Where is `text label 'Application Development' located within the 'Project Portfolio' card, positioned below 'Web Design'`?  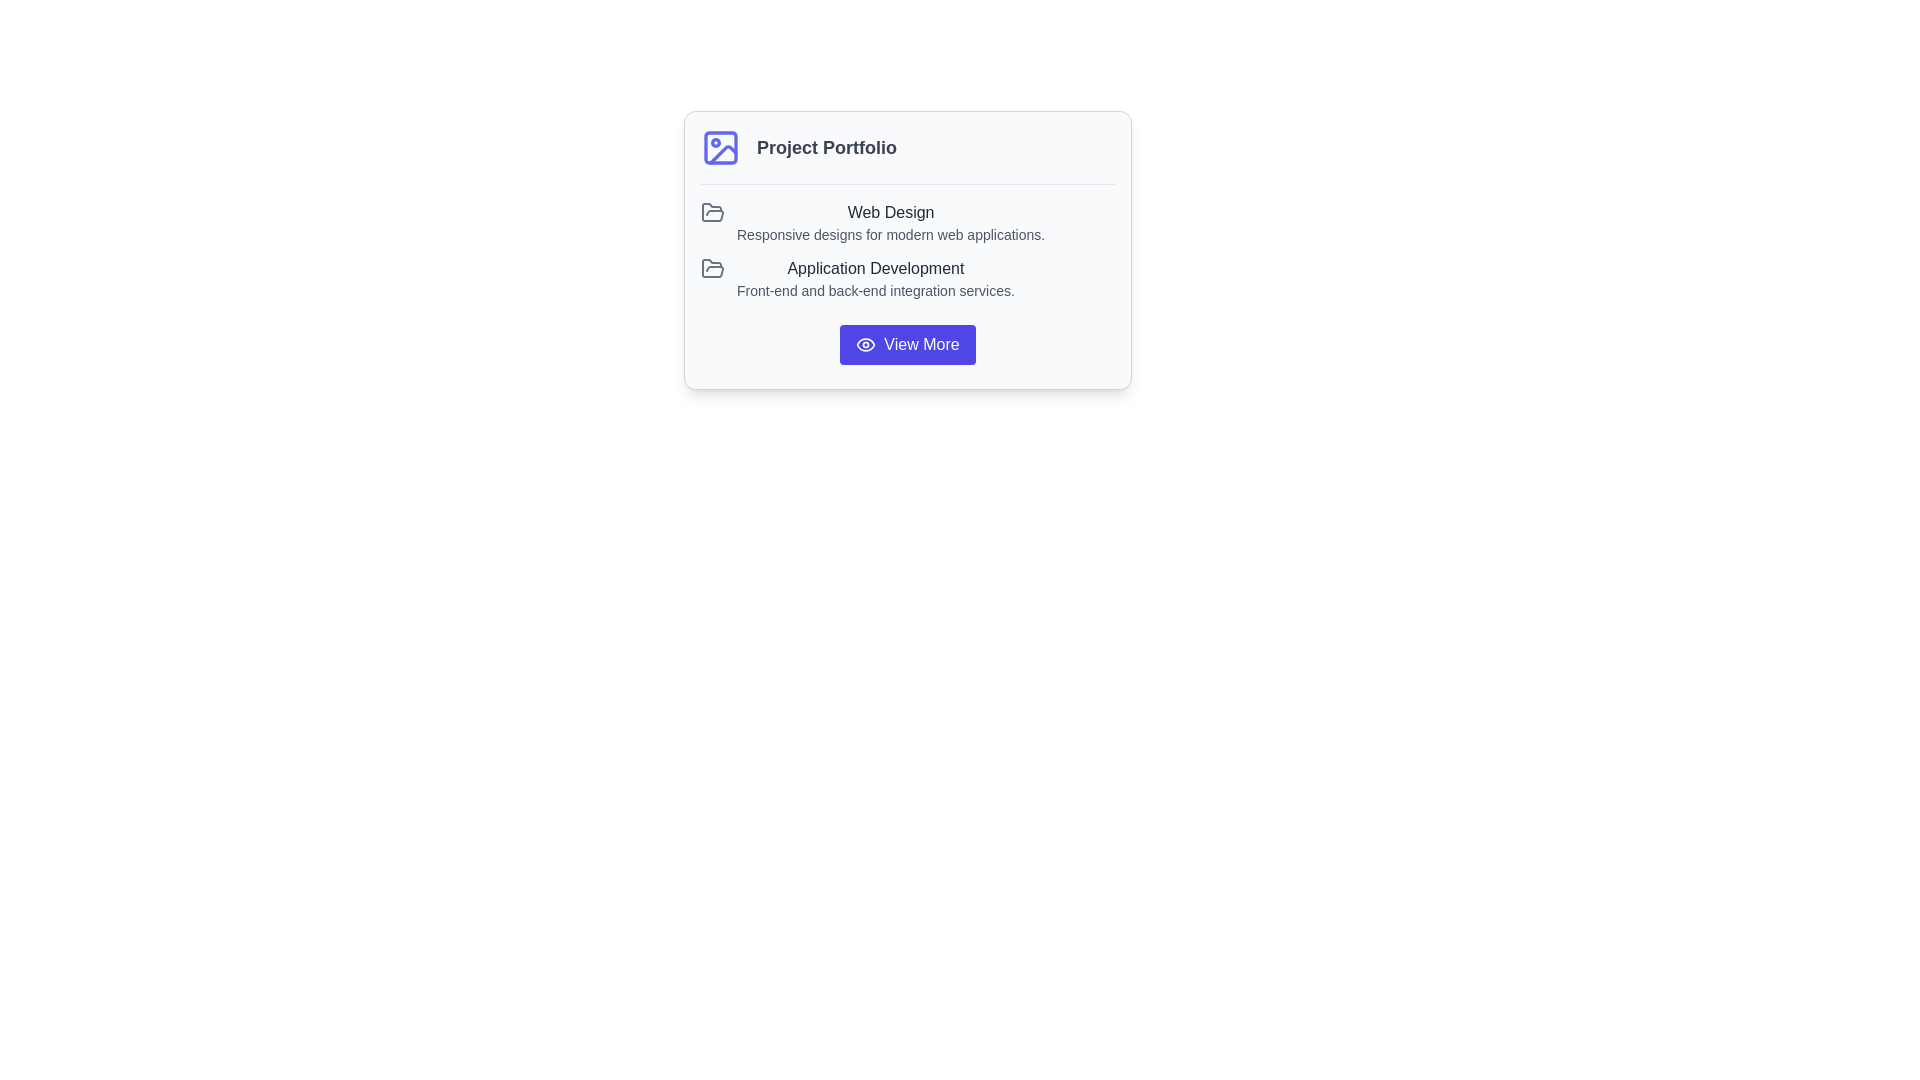 text label 'Application Development' located within the 'Project Portfolio' card, positioned below 'Web Design' is located at coordinates (875, 268).